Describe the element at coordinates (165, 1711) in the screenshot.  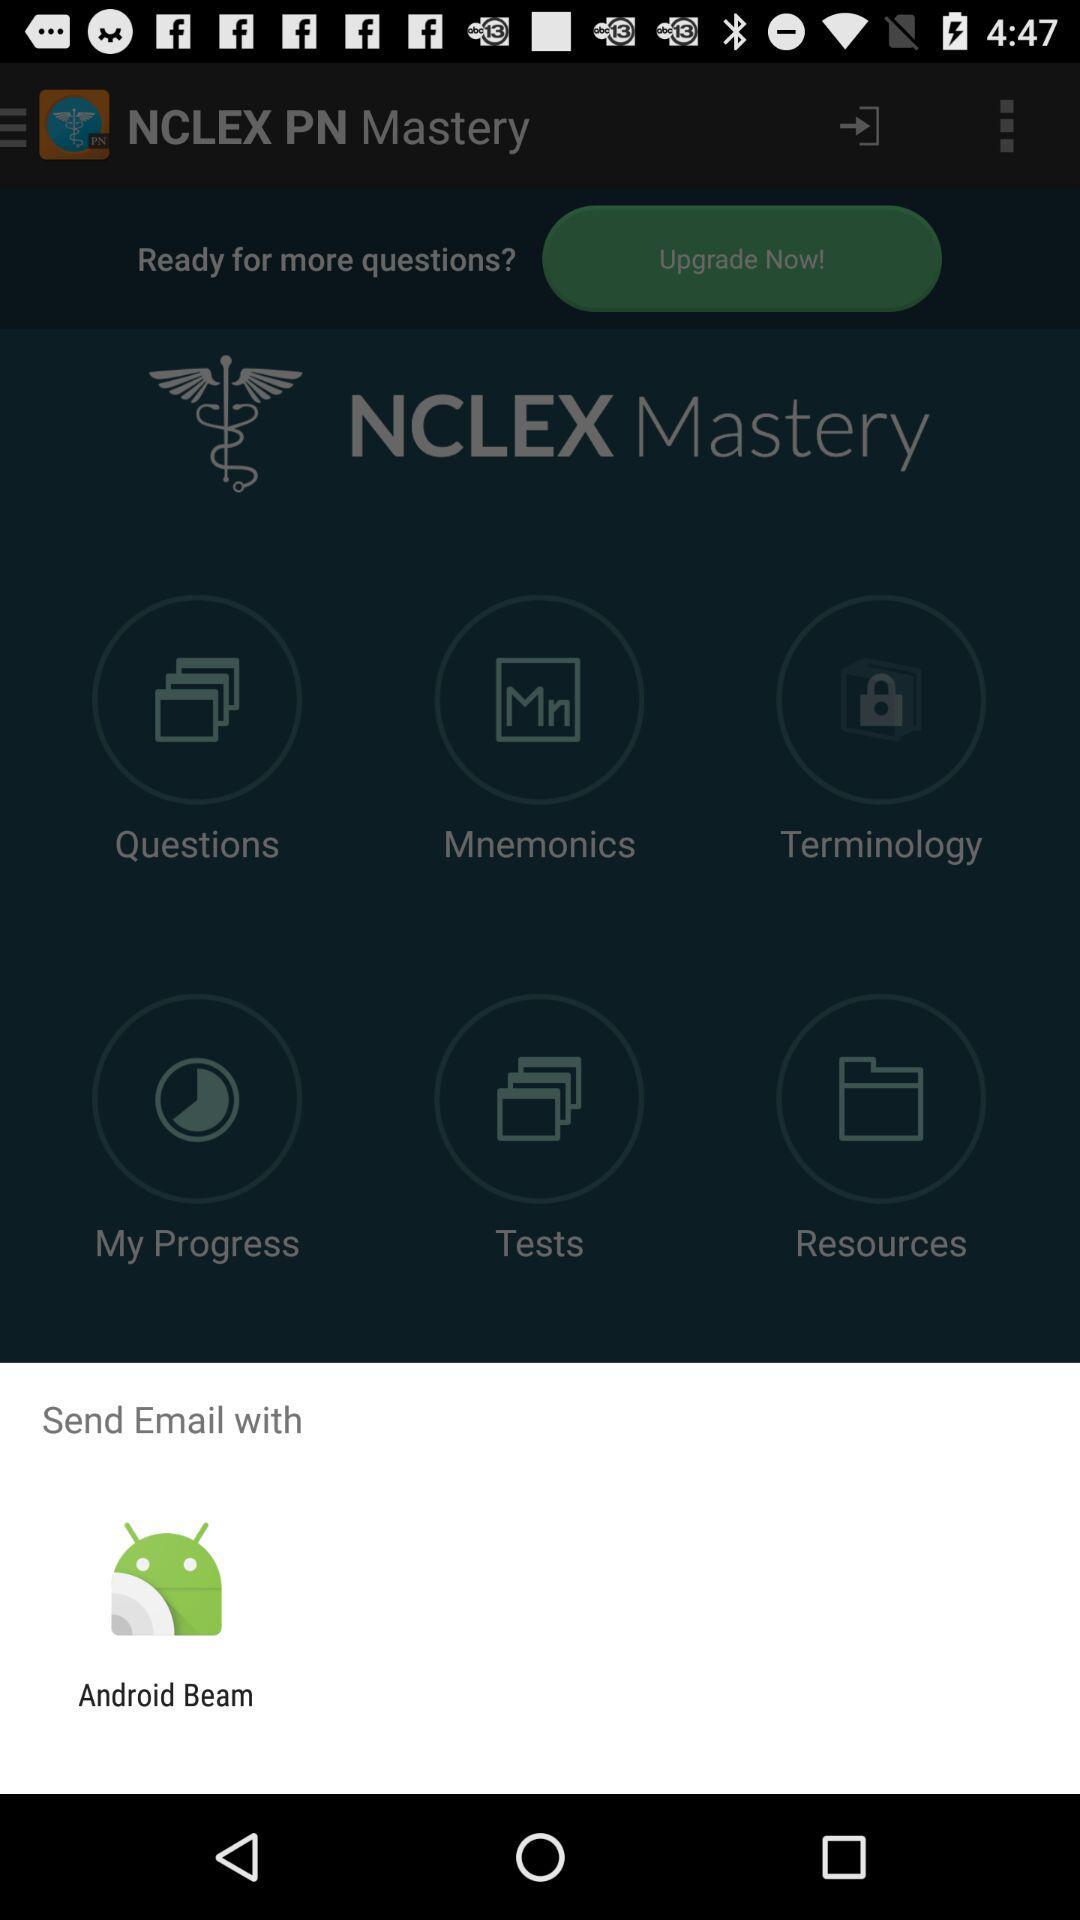
I see `the android beam` at that location.